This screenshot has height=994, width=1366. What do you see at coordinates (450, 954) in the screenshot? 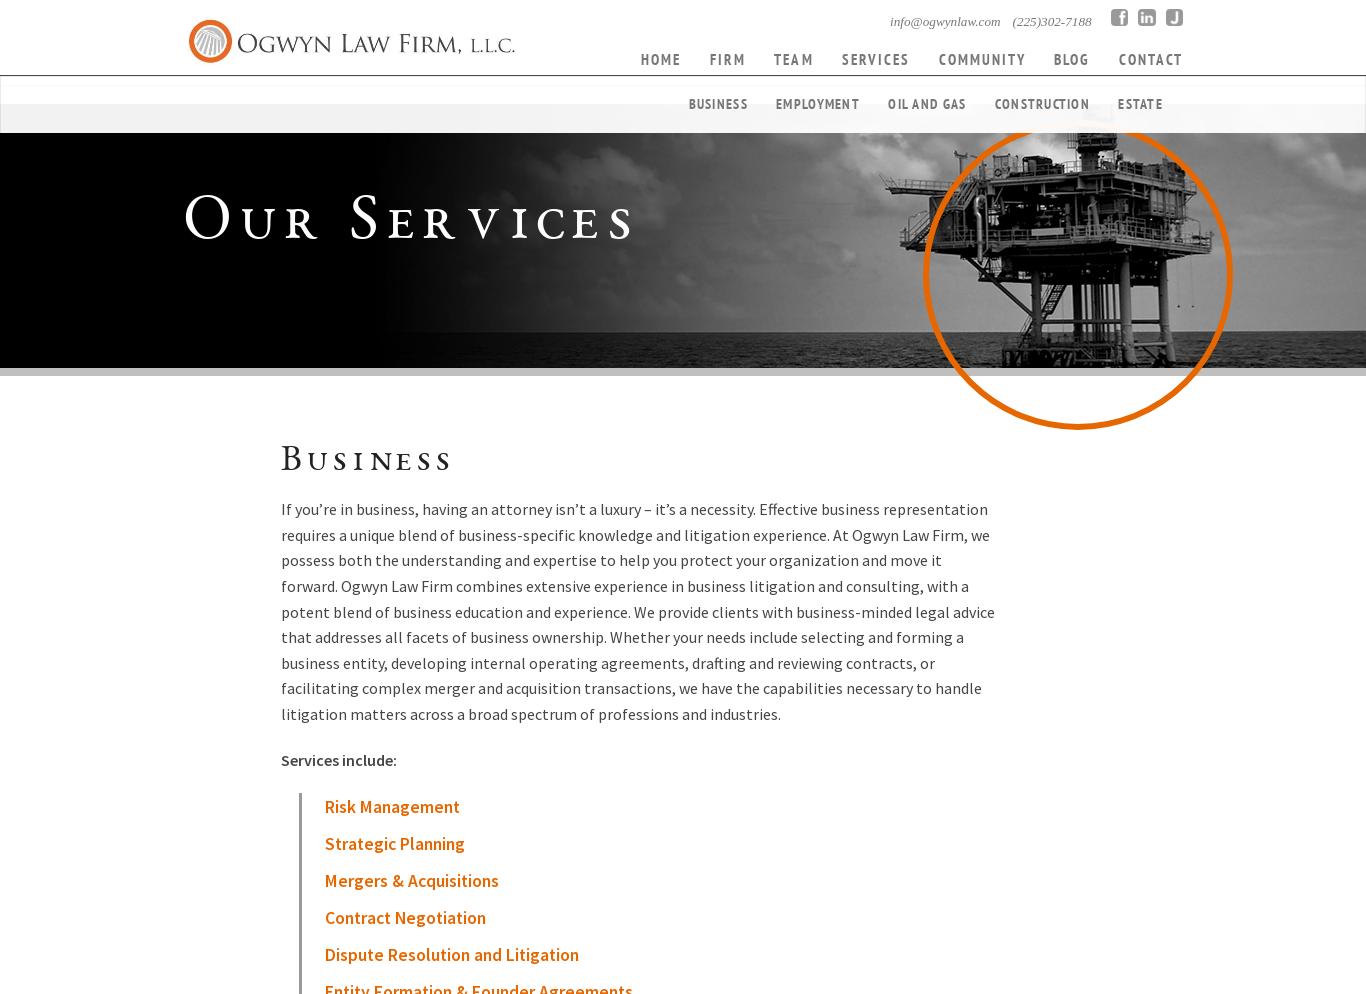
I see `'Dispute Resolution and Litigation'` at bounding box center [450, 954].